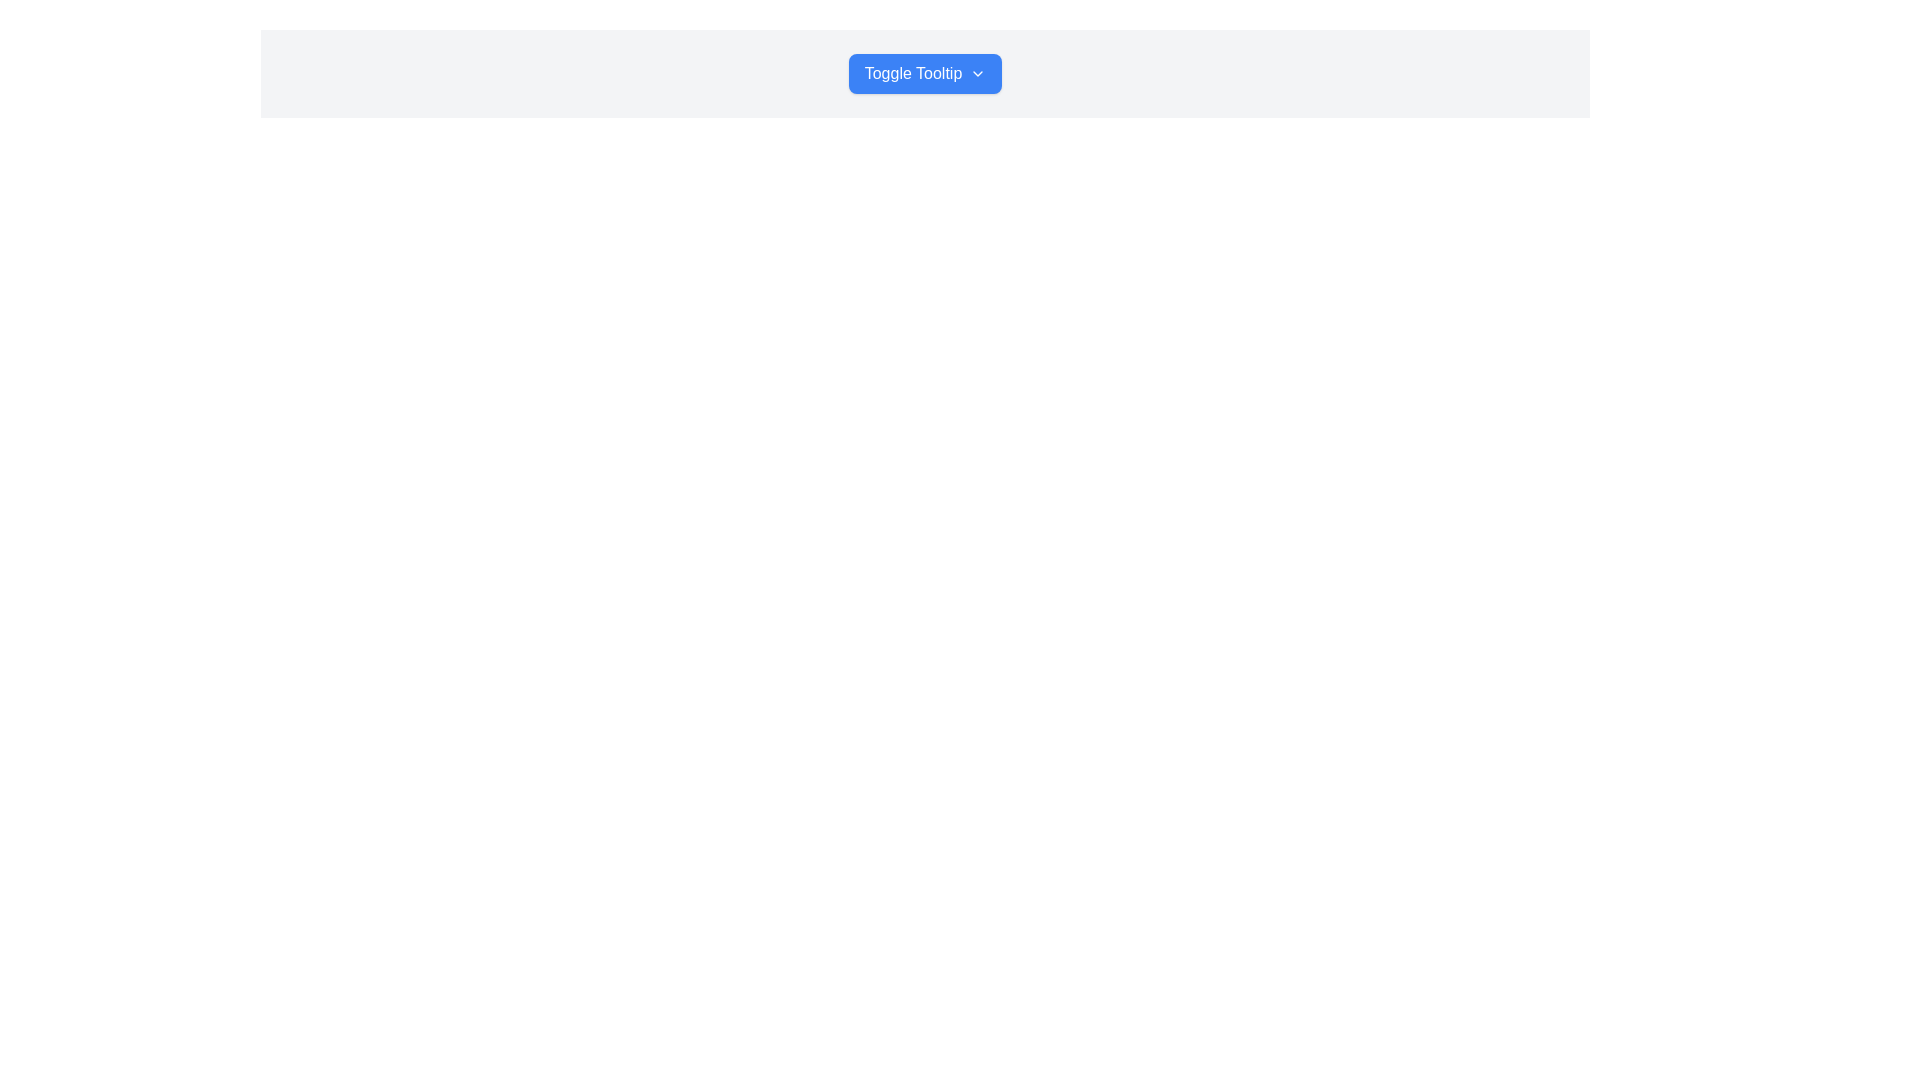 This screenshot has height=1080, width=1920. I want to click on the downward arrow icon styled as a chevron, which is located within the 'Toggle Tooltip' button to the right of the text, so click(978, 72).